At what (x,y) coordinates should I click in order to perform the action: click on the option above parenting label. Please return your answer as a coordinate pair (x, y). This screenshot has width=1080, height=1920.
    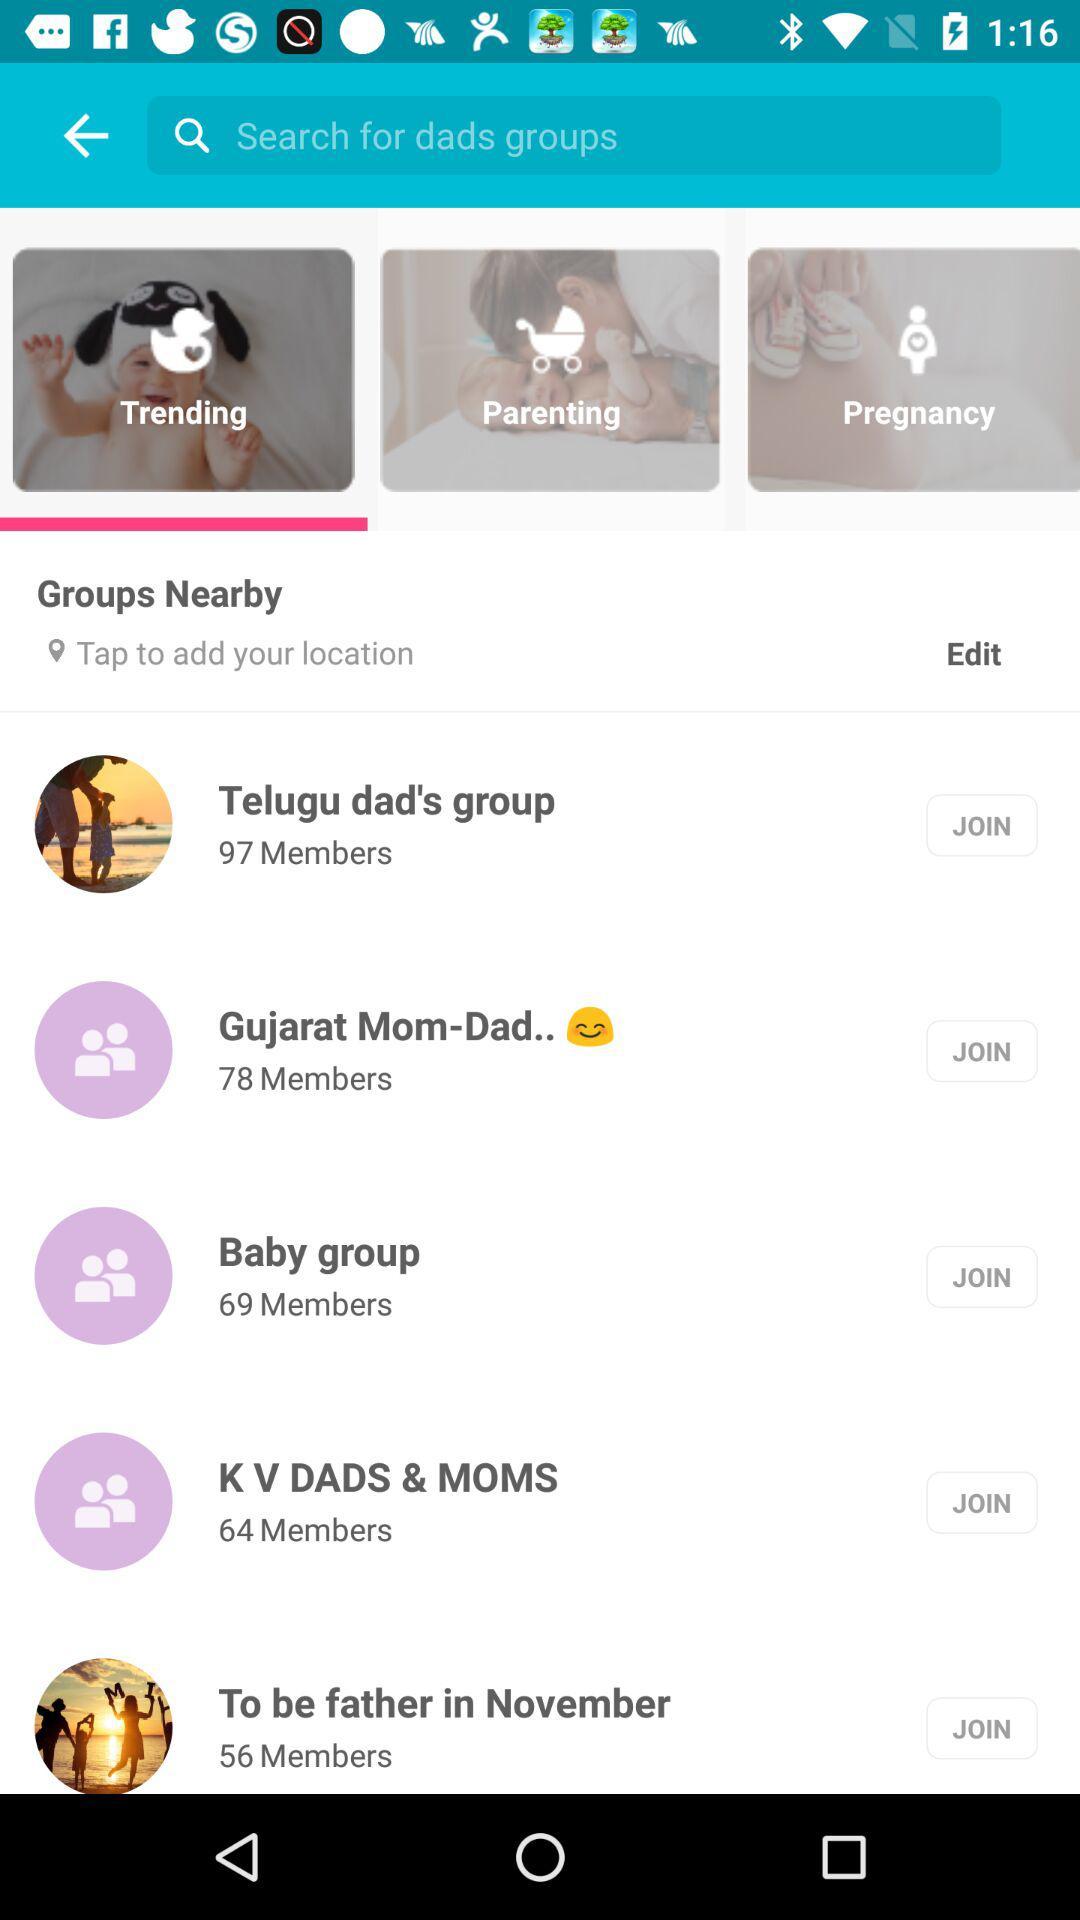
    Looking at the image, I should click on (579, 133).